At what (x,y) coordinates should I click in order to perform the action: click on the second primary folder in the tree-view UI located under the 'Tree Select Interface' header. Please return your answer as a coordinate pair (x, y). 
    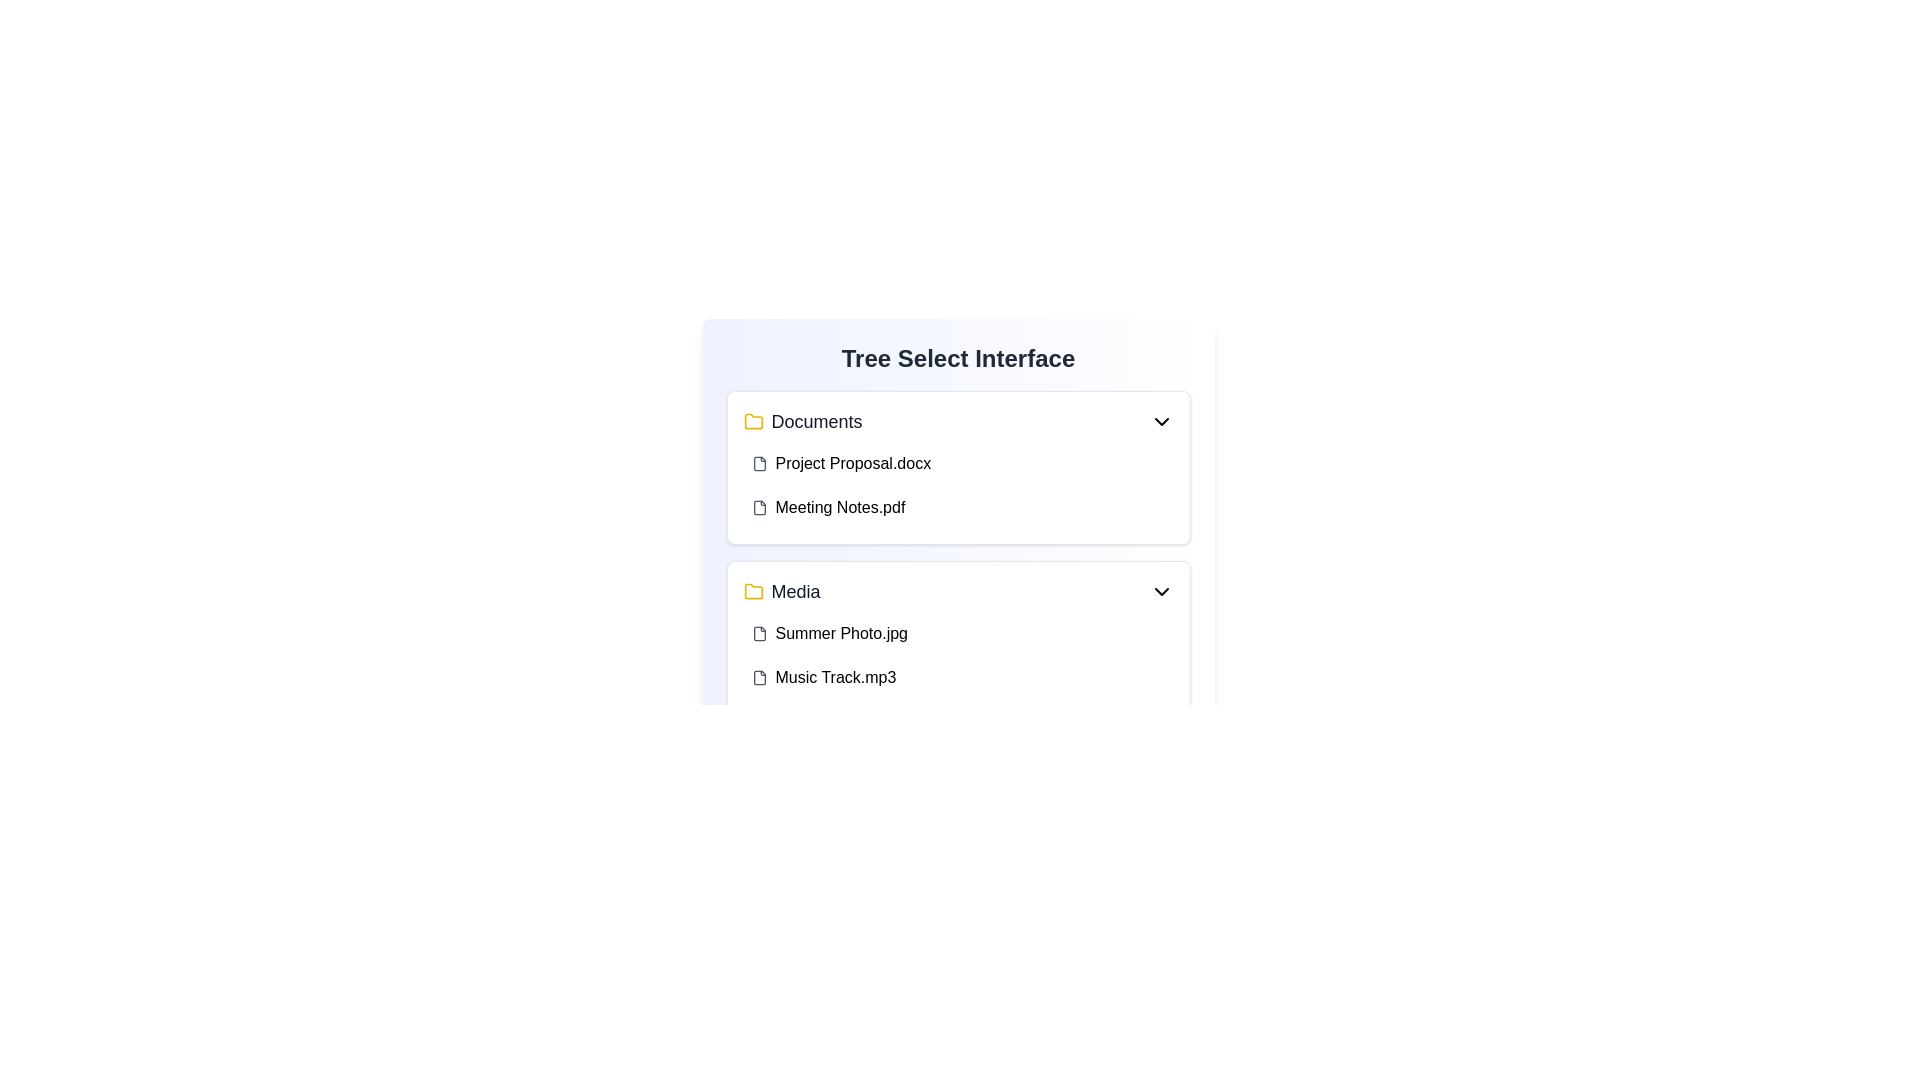
    Looking at the image, I should click on (781, 590).